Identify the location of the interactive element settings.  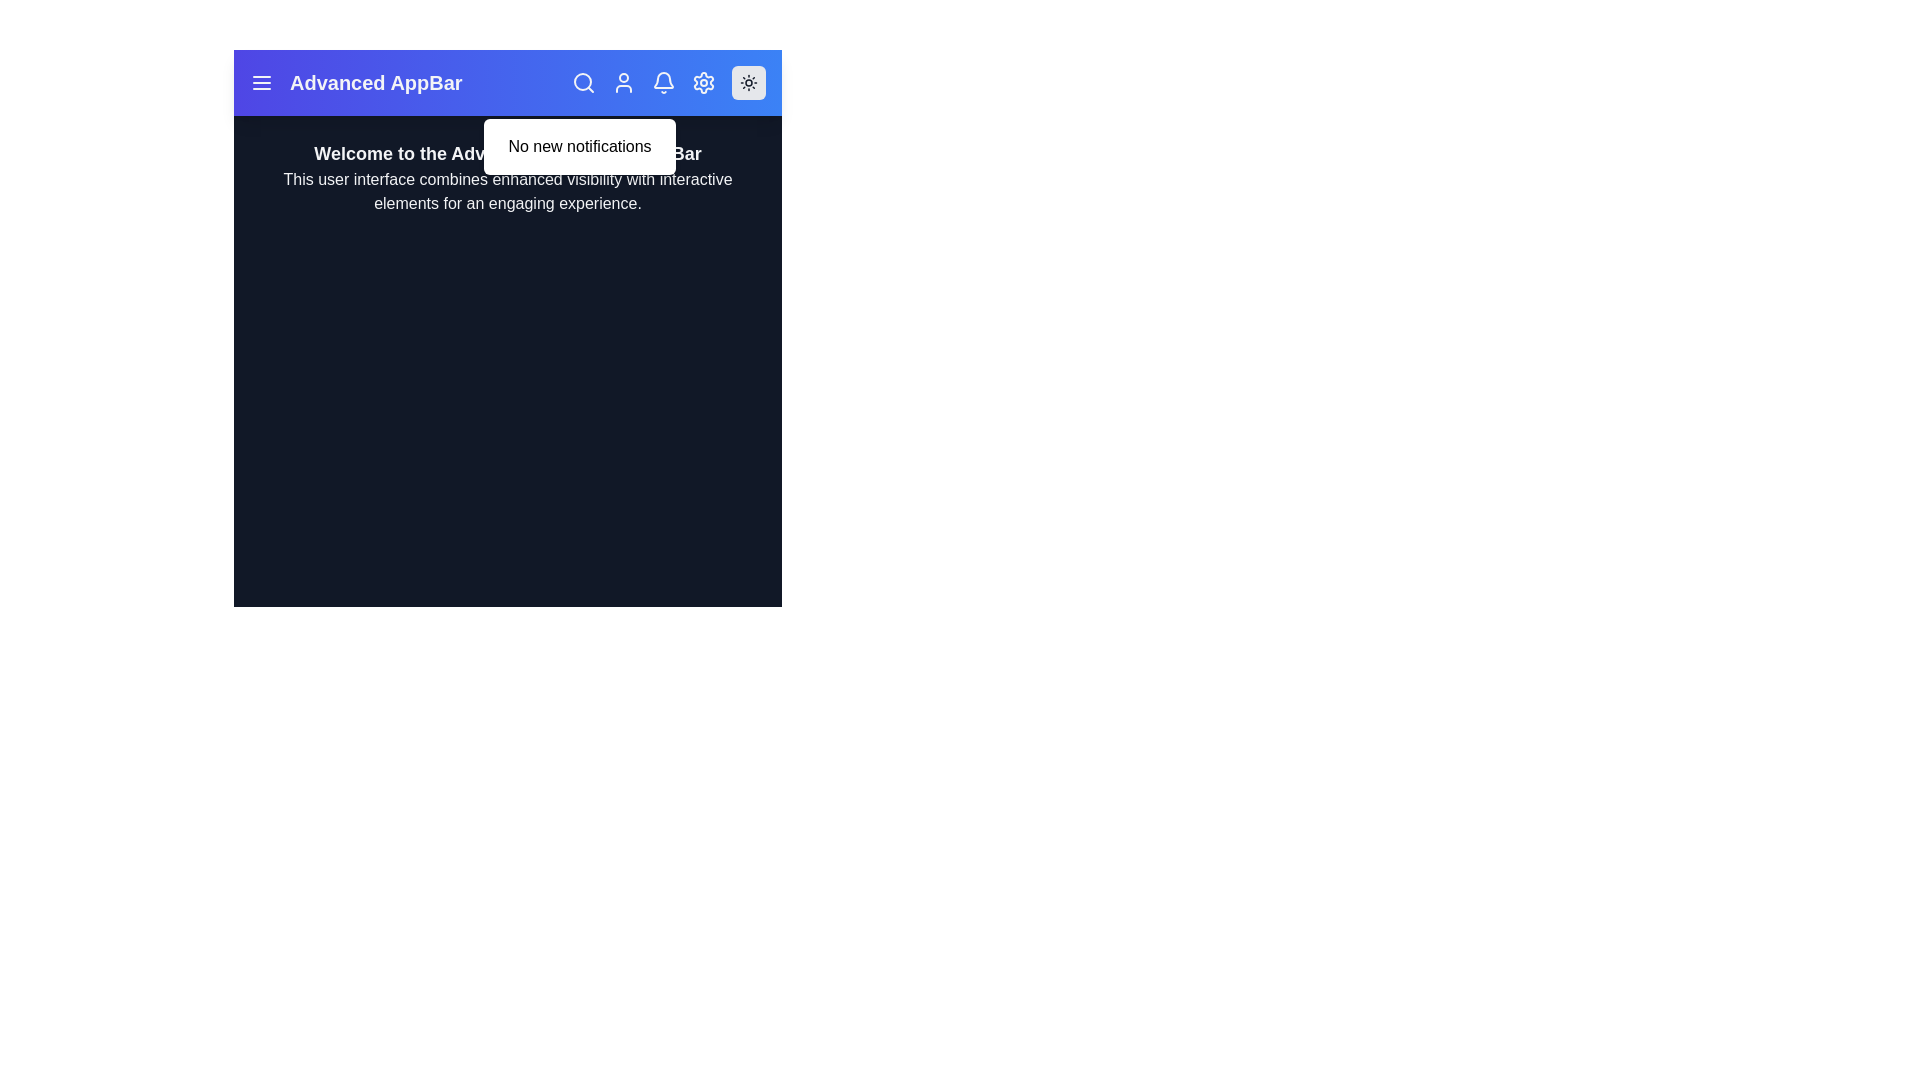
(704, 82).